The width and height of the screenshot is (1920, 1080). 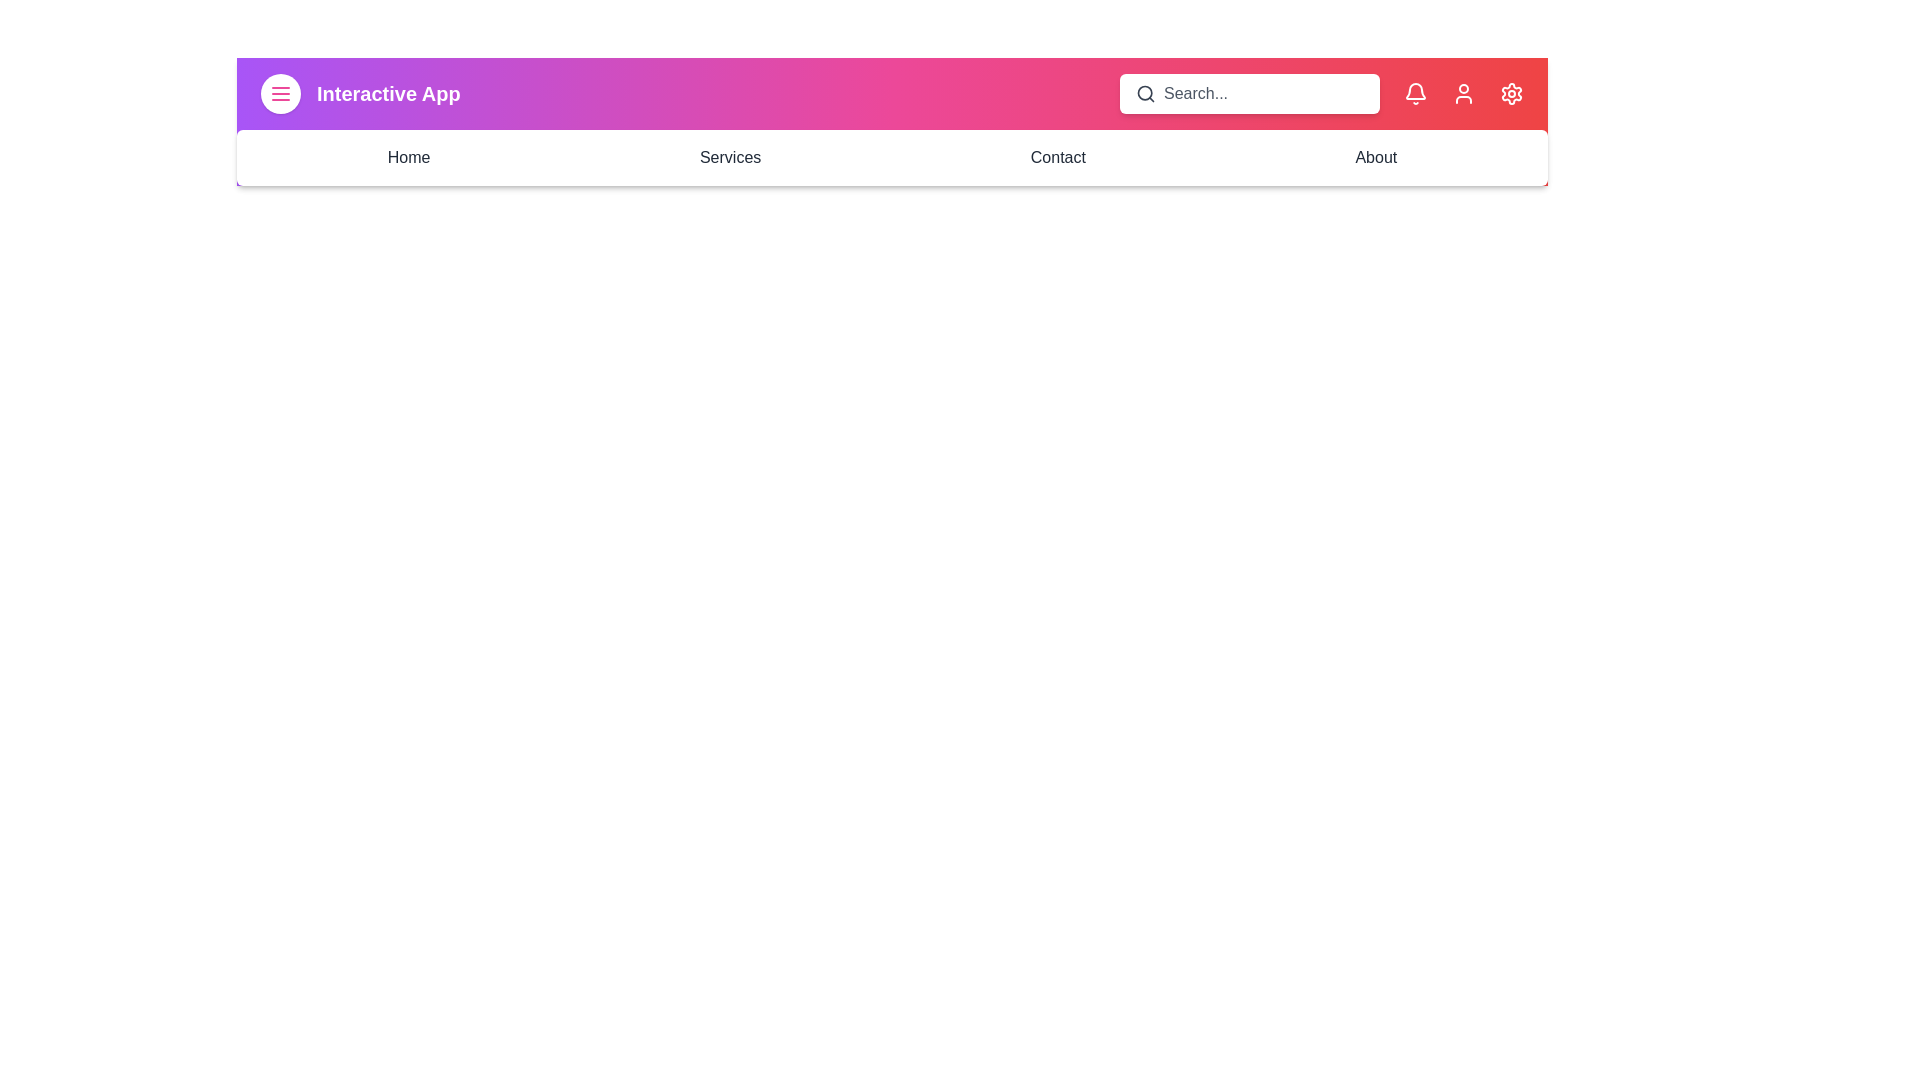 I want to click on the navigation link Home, so click(x=407, y=157).